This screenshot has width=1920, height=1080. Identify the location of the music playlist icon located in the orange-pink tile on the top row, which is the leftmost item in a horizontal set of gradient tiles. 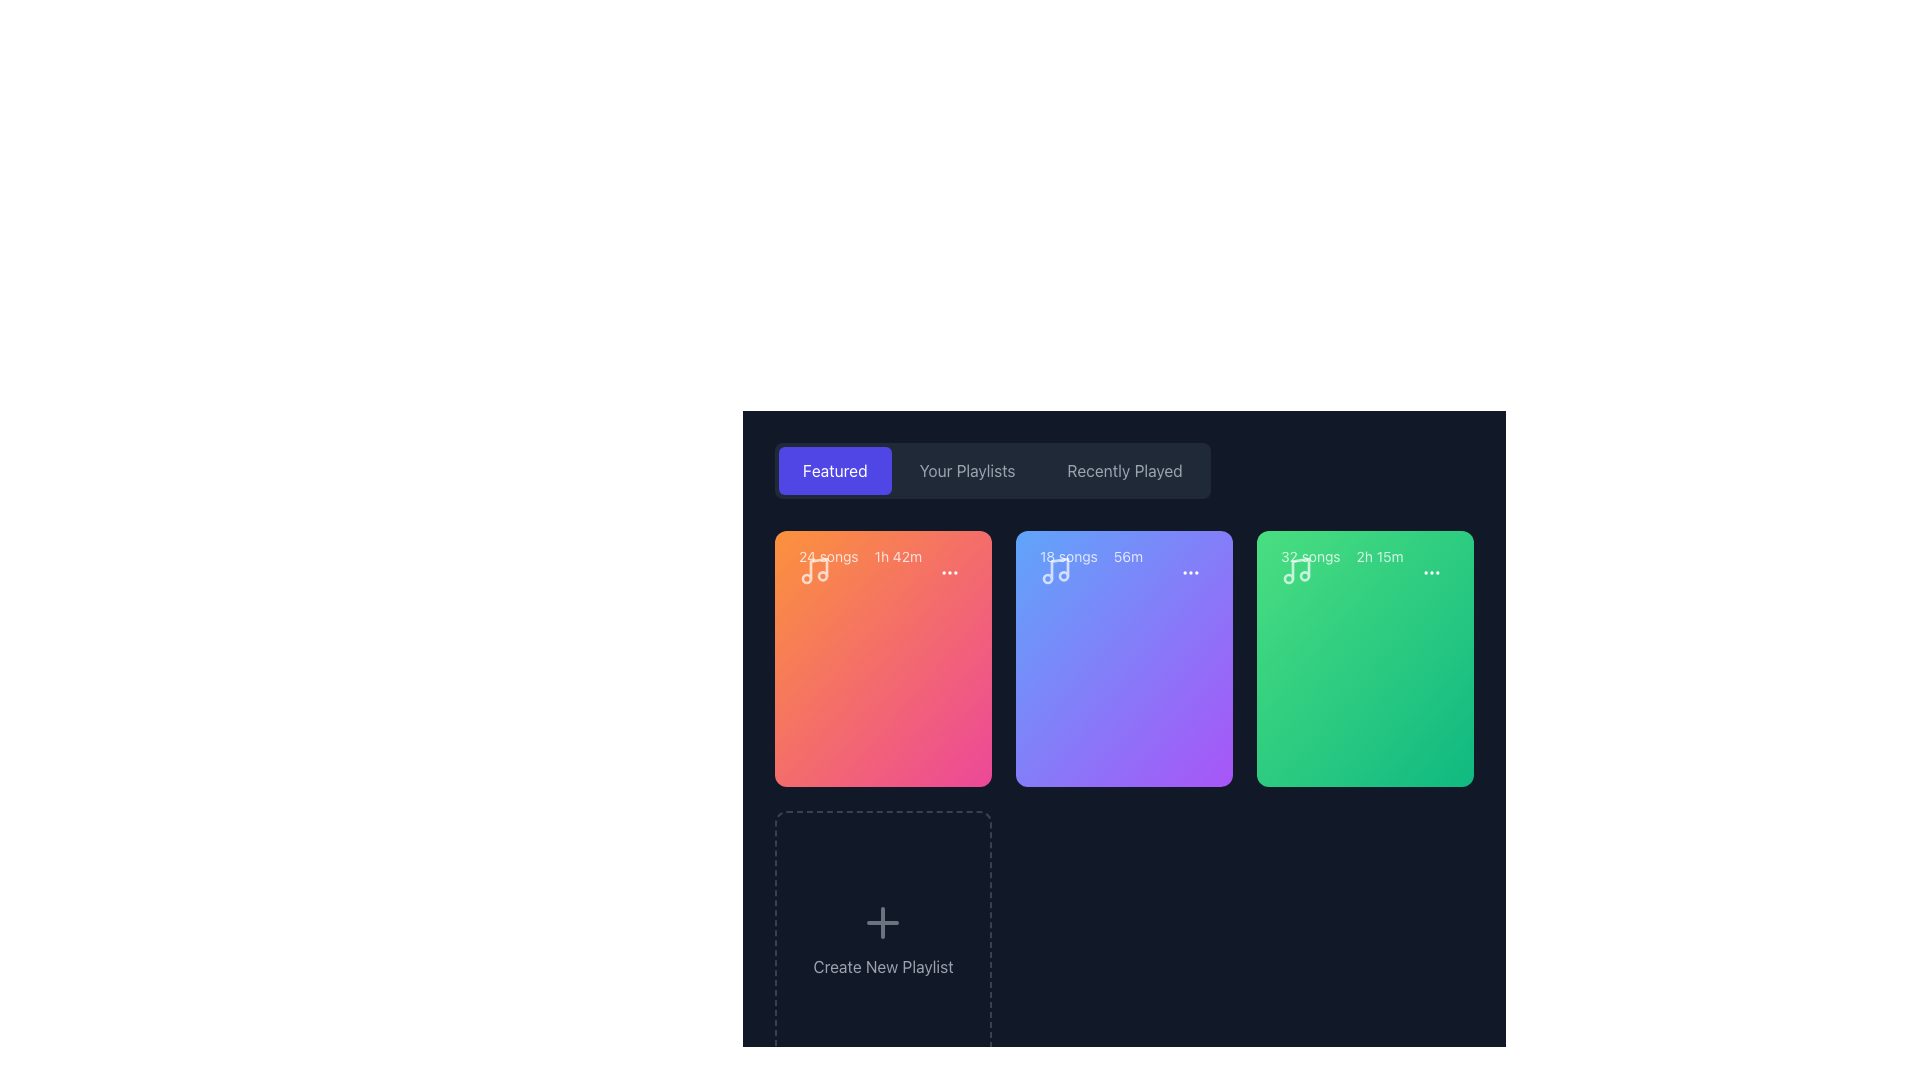
(815, 570).